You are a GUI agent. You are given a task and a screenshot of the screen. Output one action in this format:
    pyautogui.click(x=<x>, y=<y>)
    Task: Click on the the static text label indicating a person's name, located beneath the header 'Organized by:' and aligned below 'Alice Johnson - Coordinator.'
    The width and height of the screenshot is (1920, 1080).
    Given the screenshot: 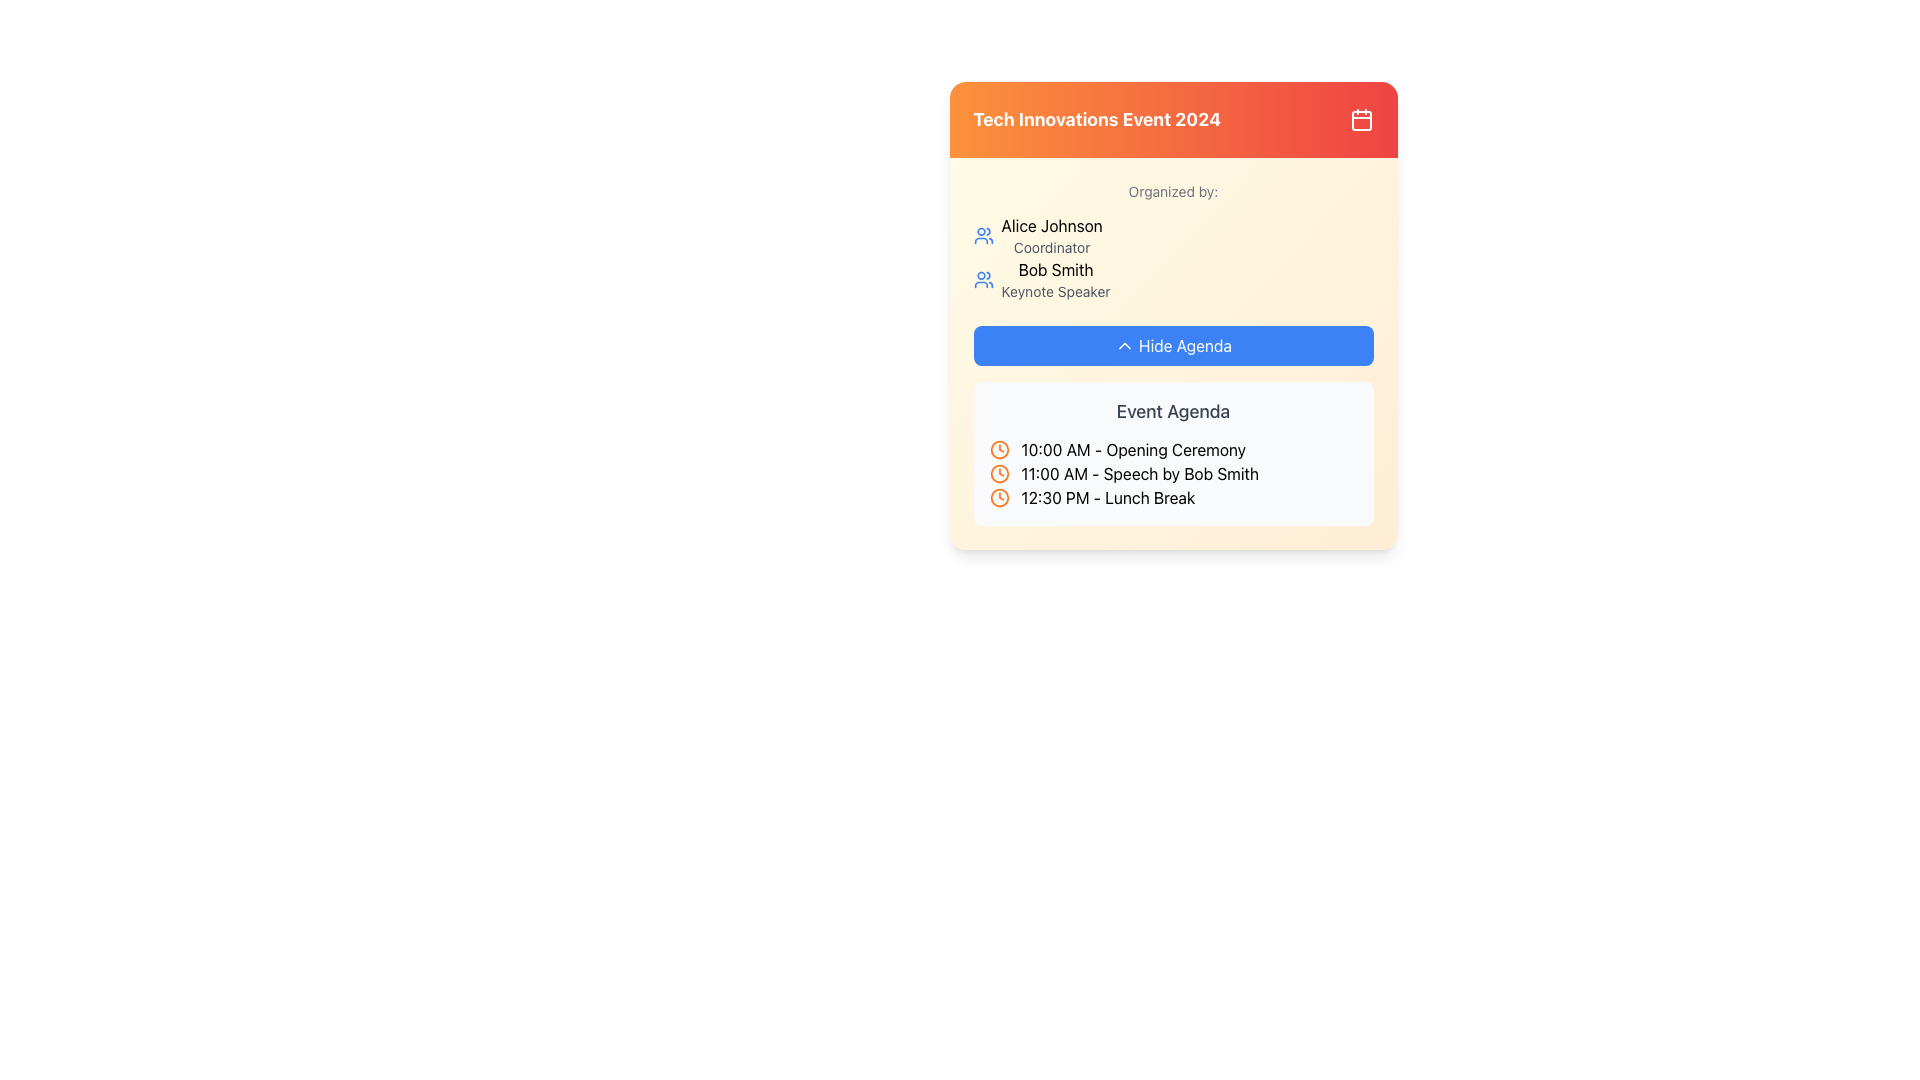 What is the action you would take?
    pyautogui.click(x=1055, y=270)
    